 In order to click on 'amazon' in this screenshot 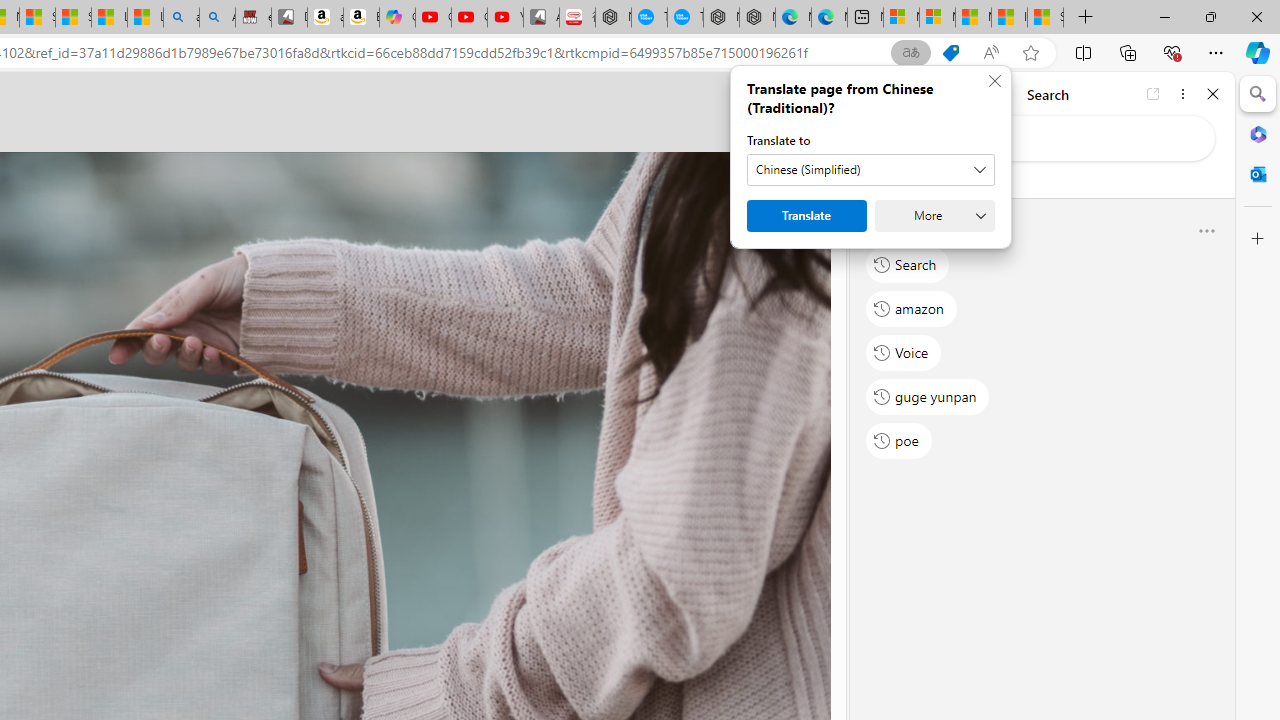, I will do `click(911, 308)`.